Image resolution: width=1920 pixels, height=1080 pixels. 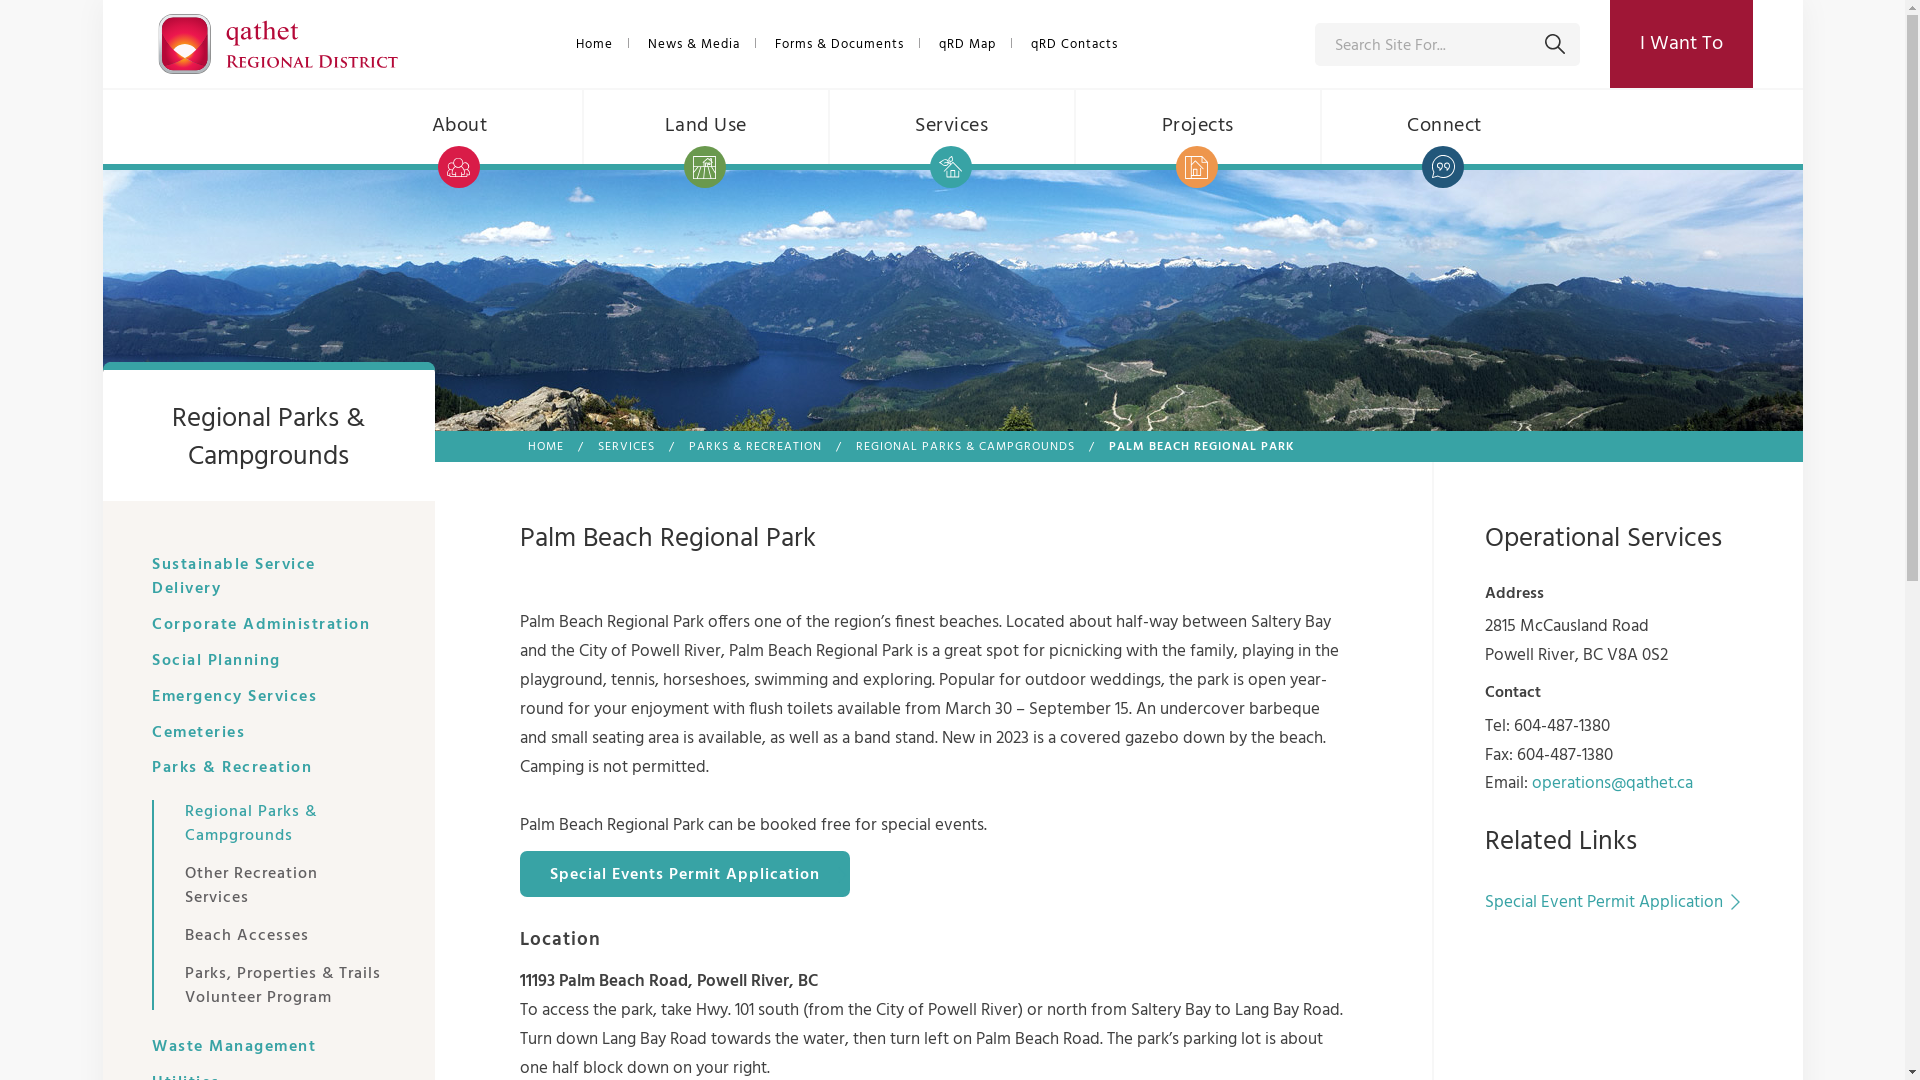 I want to click on 'Social Planning', so click(x=151, y=660).